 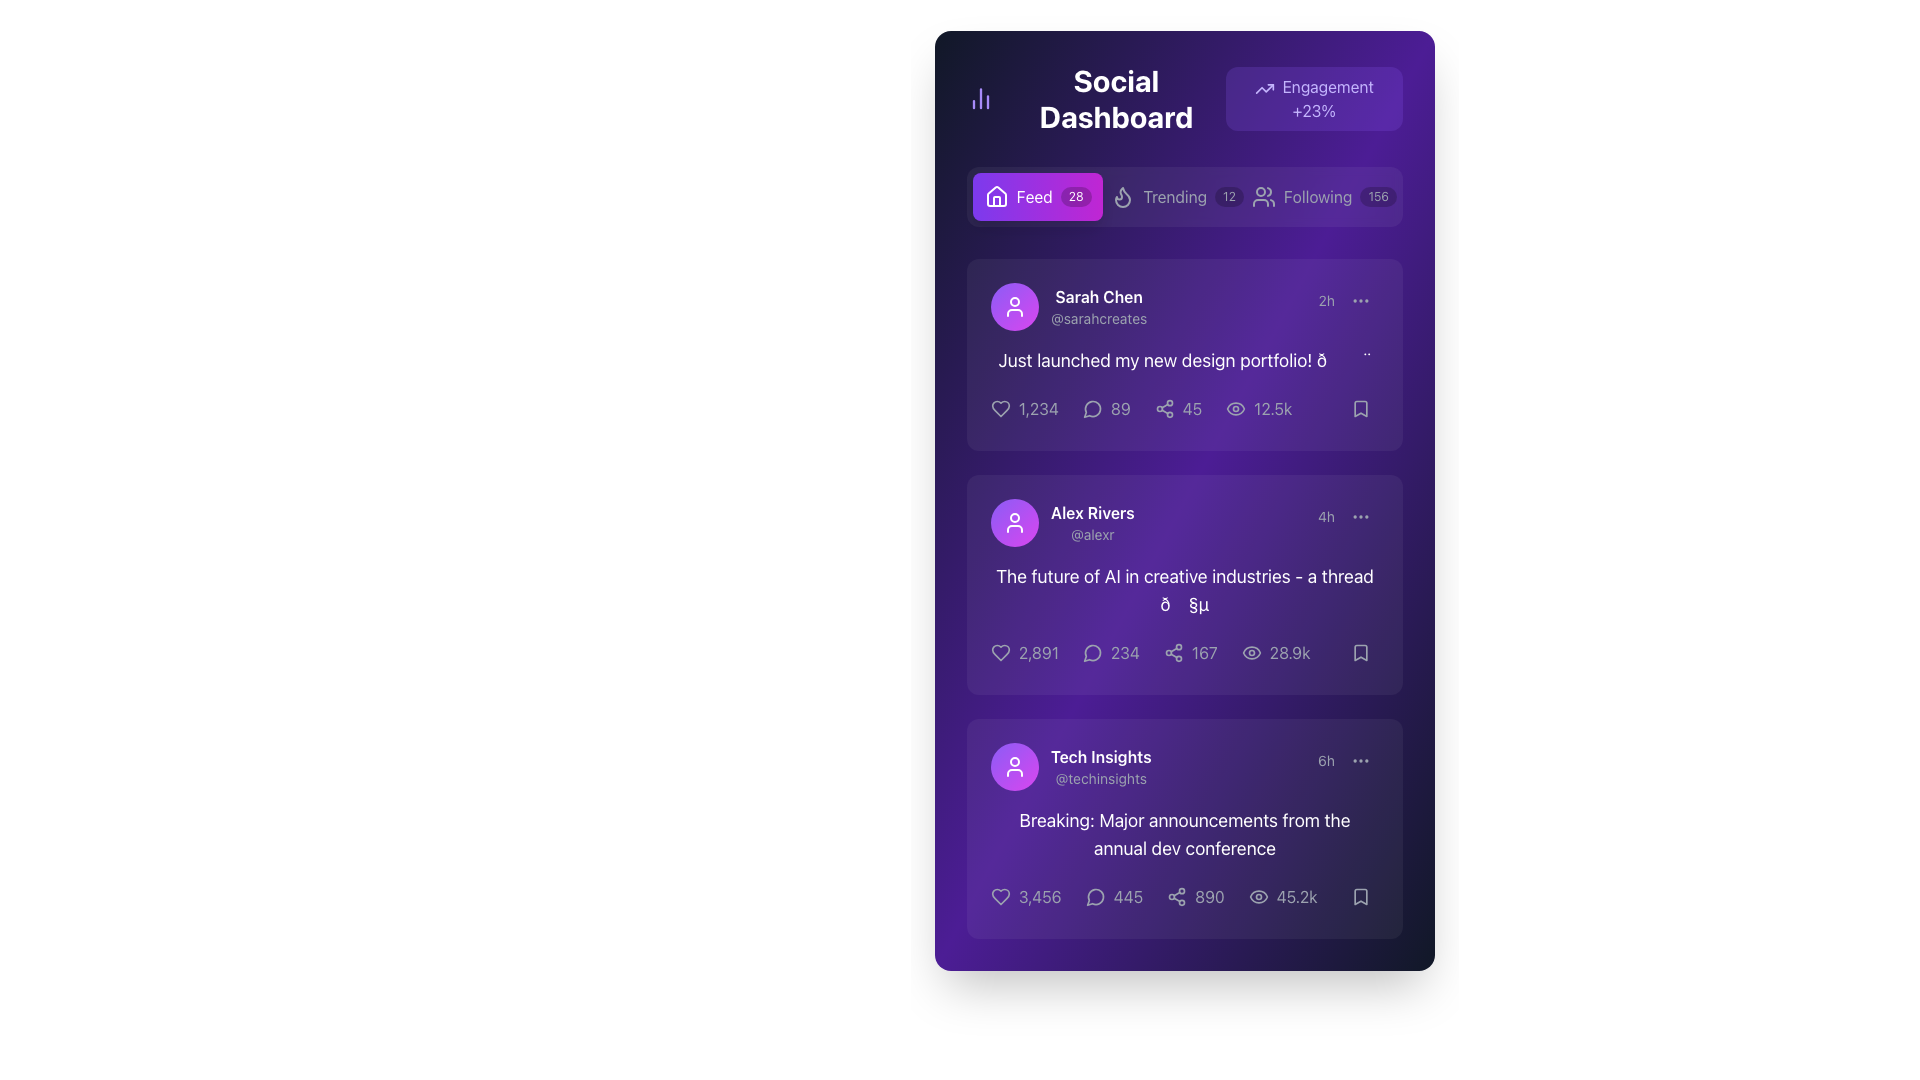 I want to click on the comment icon located to the left of the number '89', so click(x=1091, y=407).